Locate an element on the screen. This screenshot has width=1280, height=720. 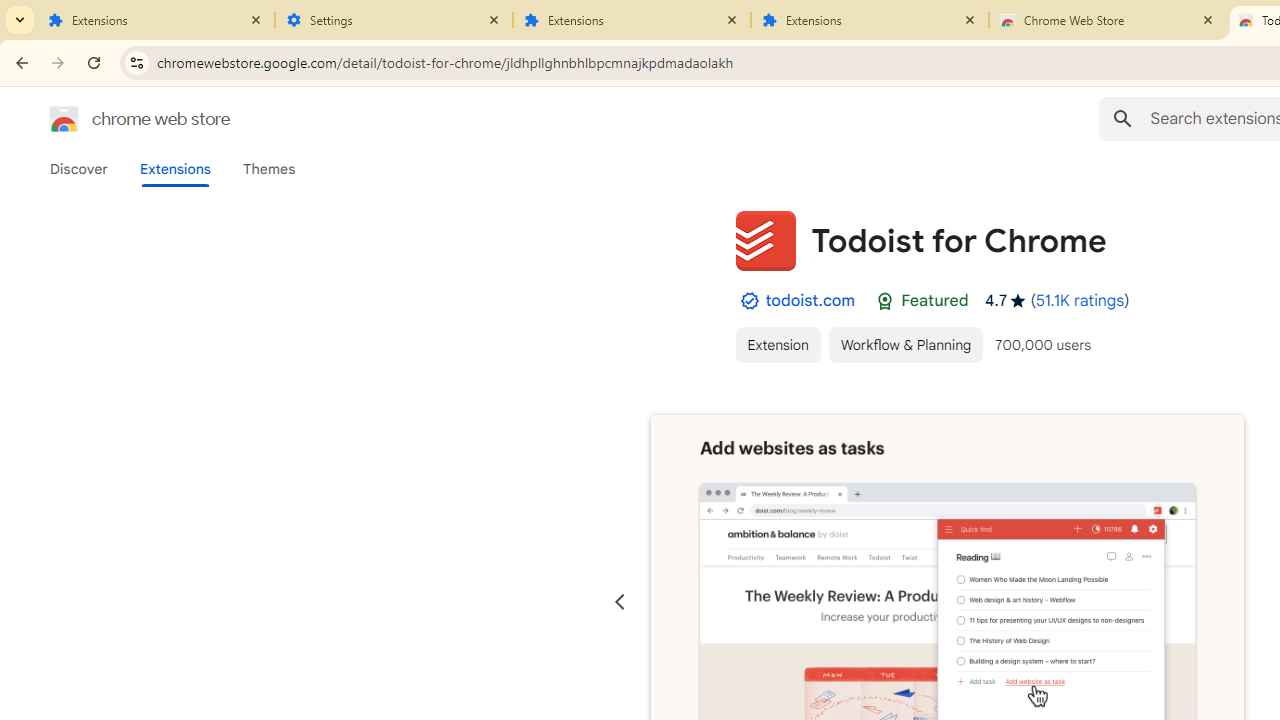
'Settings' is located at coordinates (394, 20).